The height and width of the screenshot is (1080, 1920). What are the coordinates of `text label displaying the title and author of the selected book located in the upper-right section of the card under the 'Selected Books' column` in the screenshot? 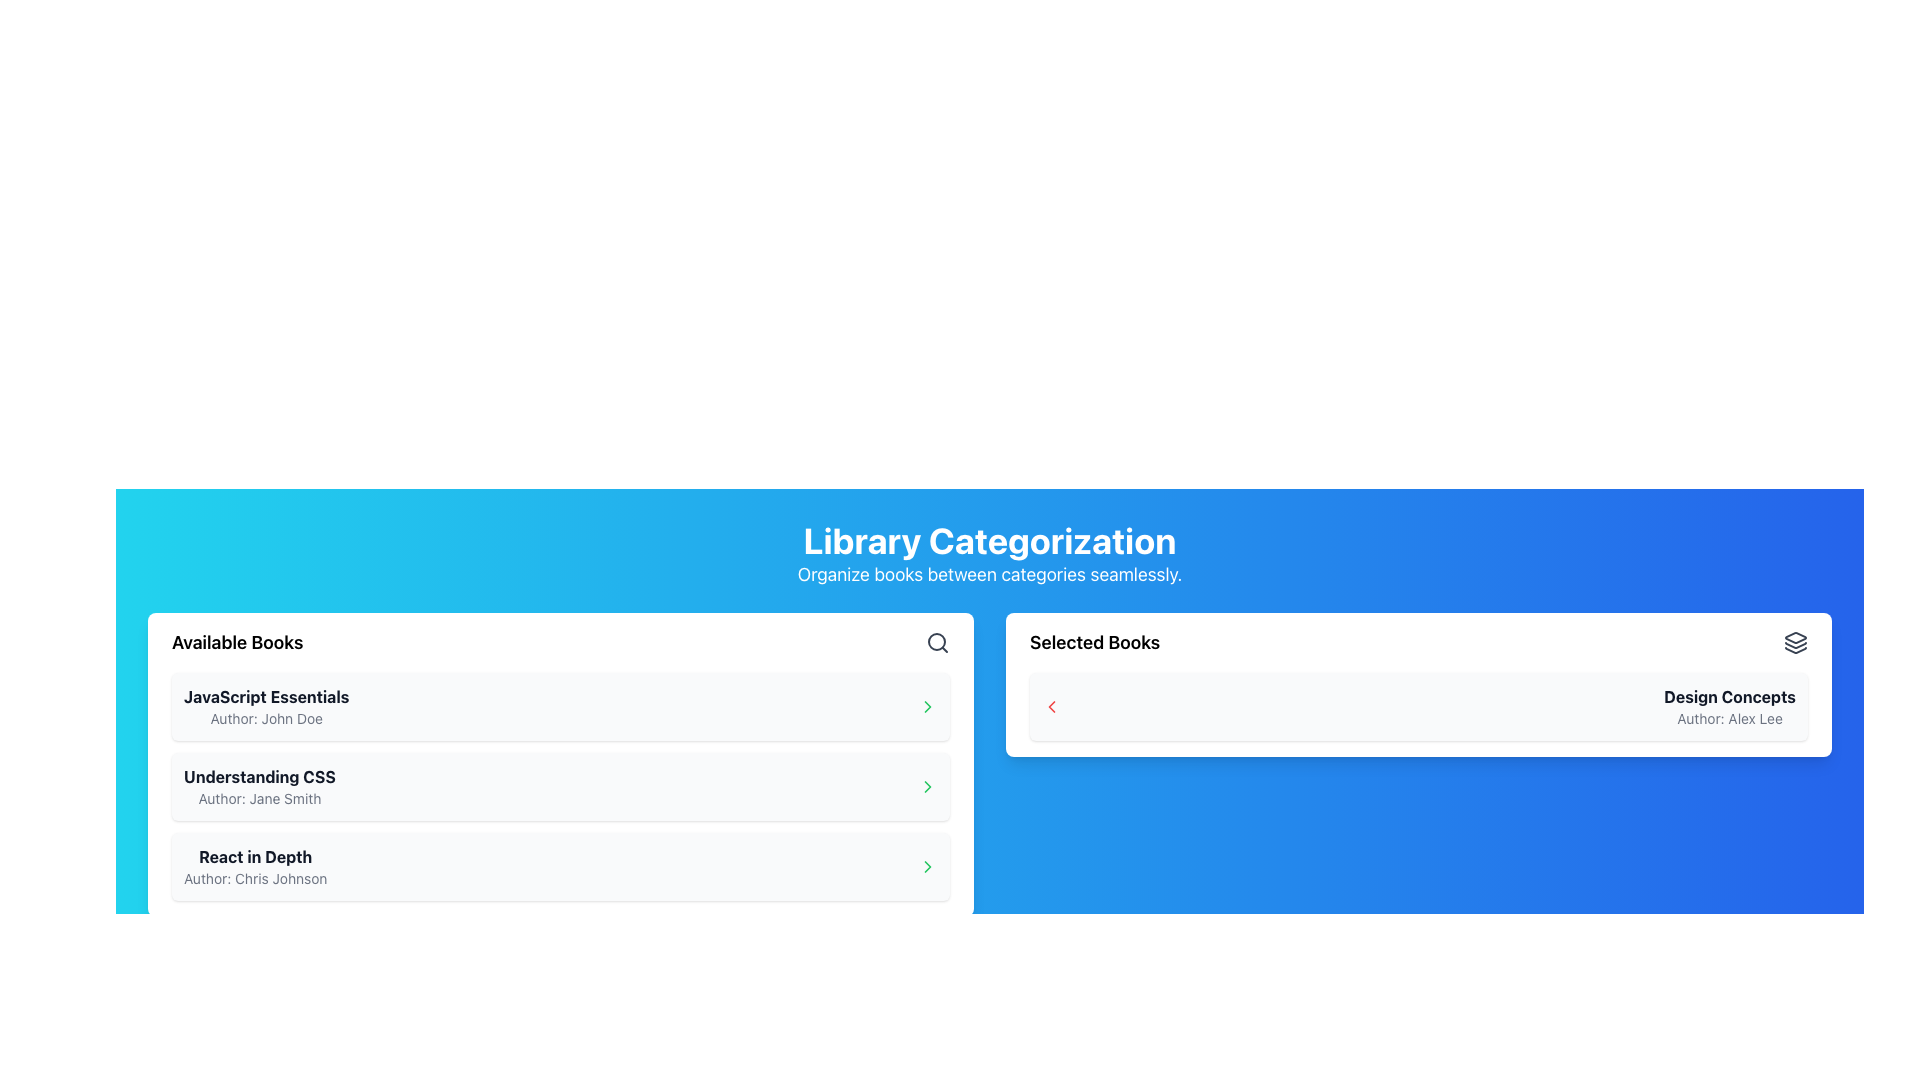 It's located at (1729, 705).